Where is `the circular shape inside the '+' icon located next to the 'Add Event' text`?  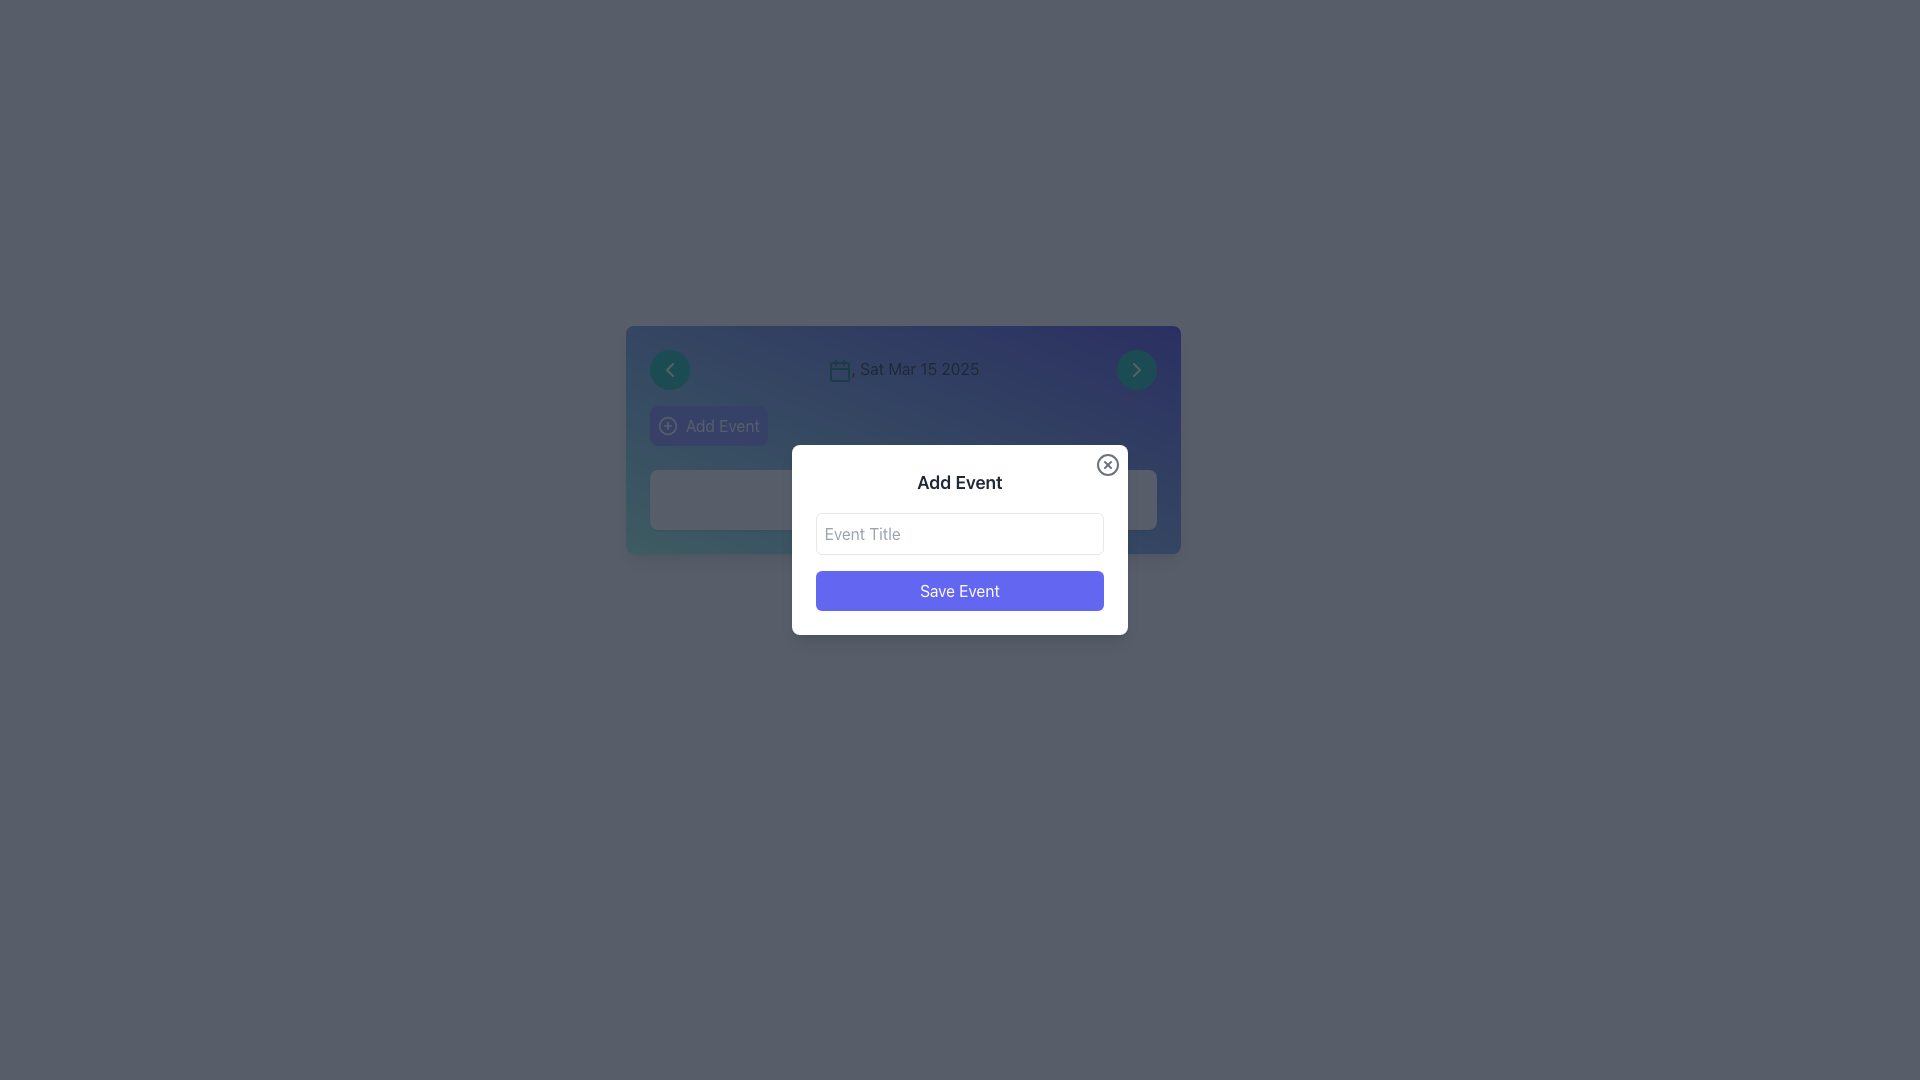
the circular shape inside the '+' icon located next to the 'Add Event' text is located at coordinates (667, 424).